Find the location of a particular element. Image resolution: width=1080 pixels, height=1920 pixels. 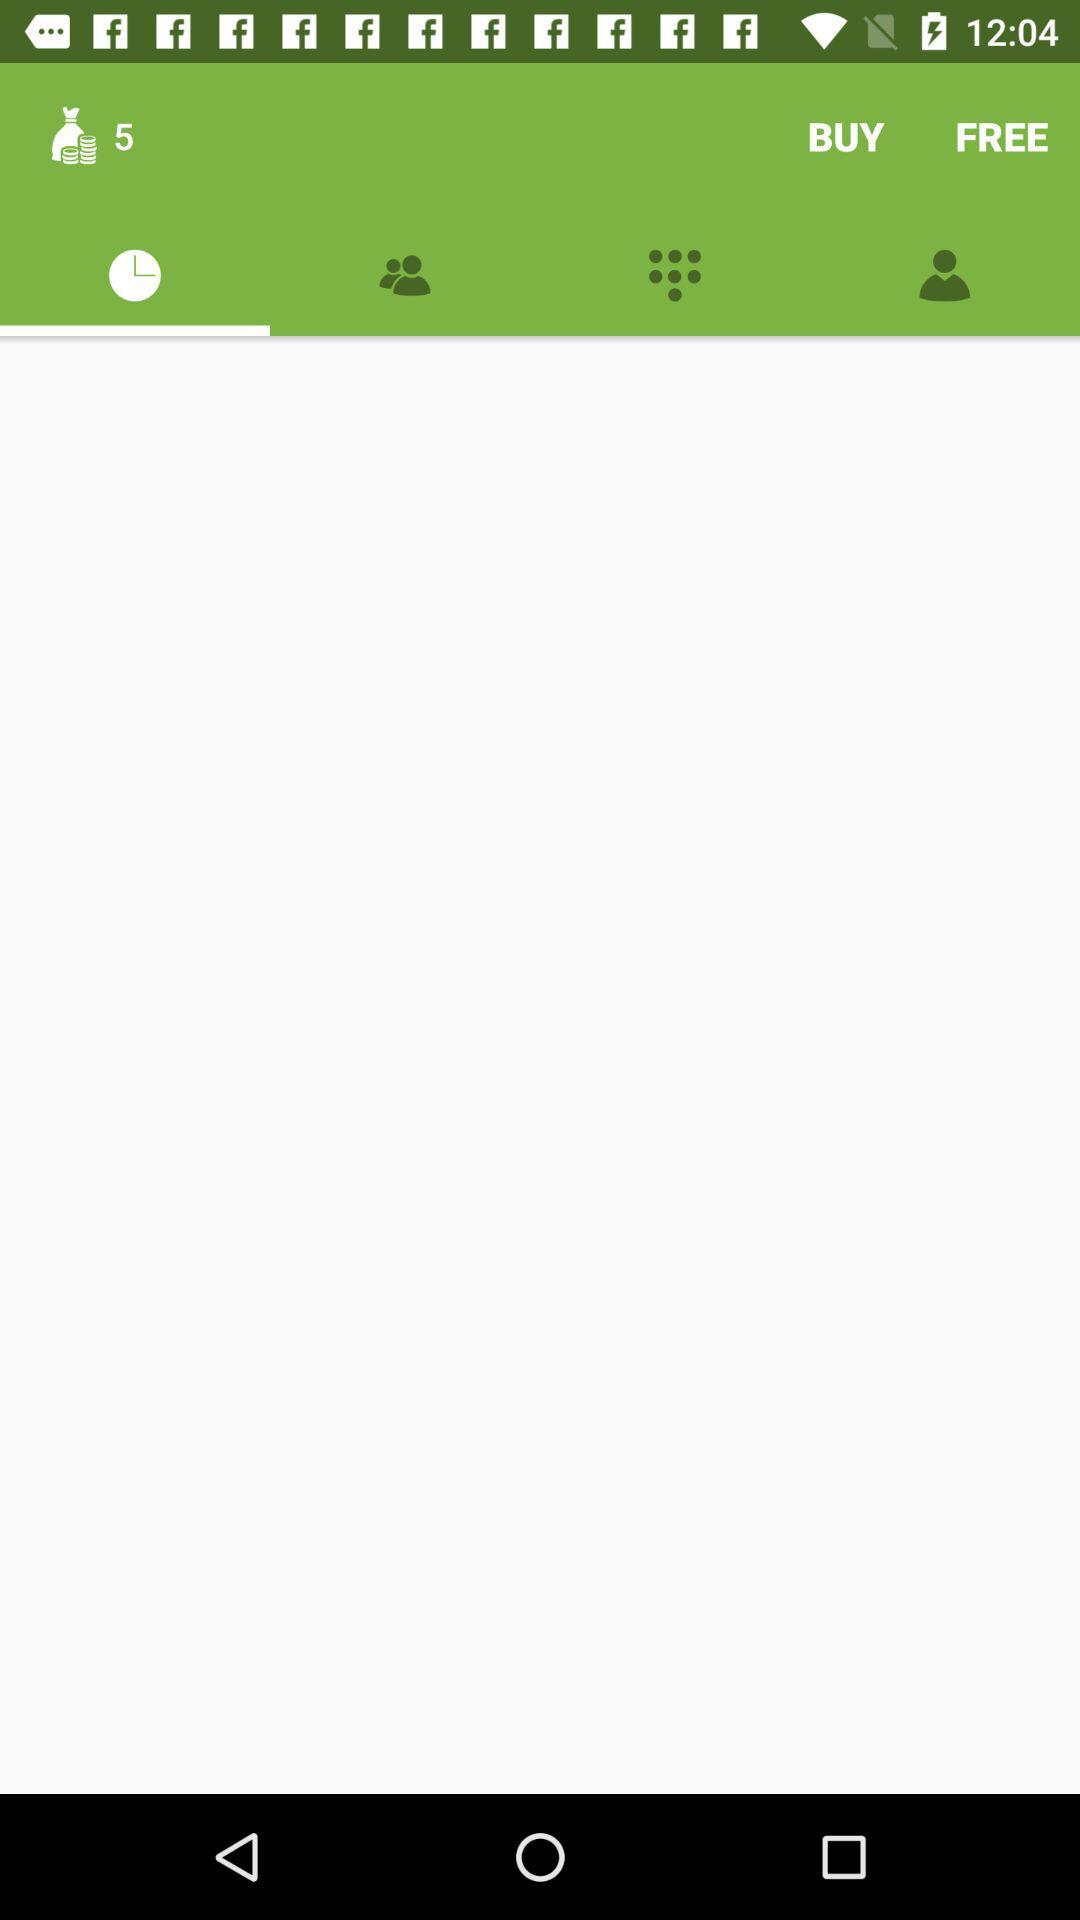

the icon next to free item is located at coordinates (845, 135).